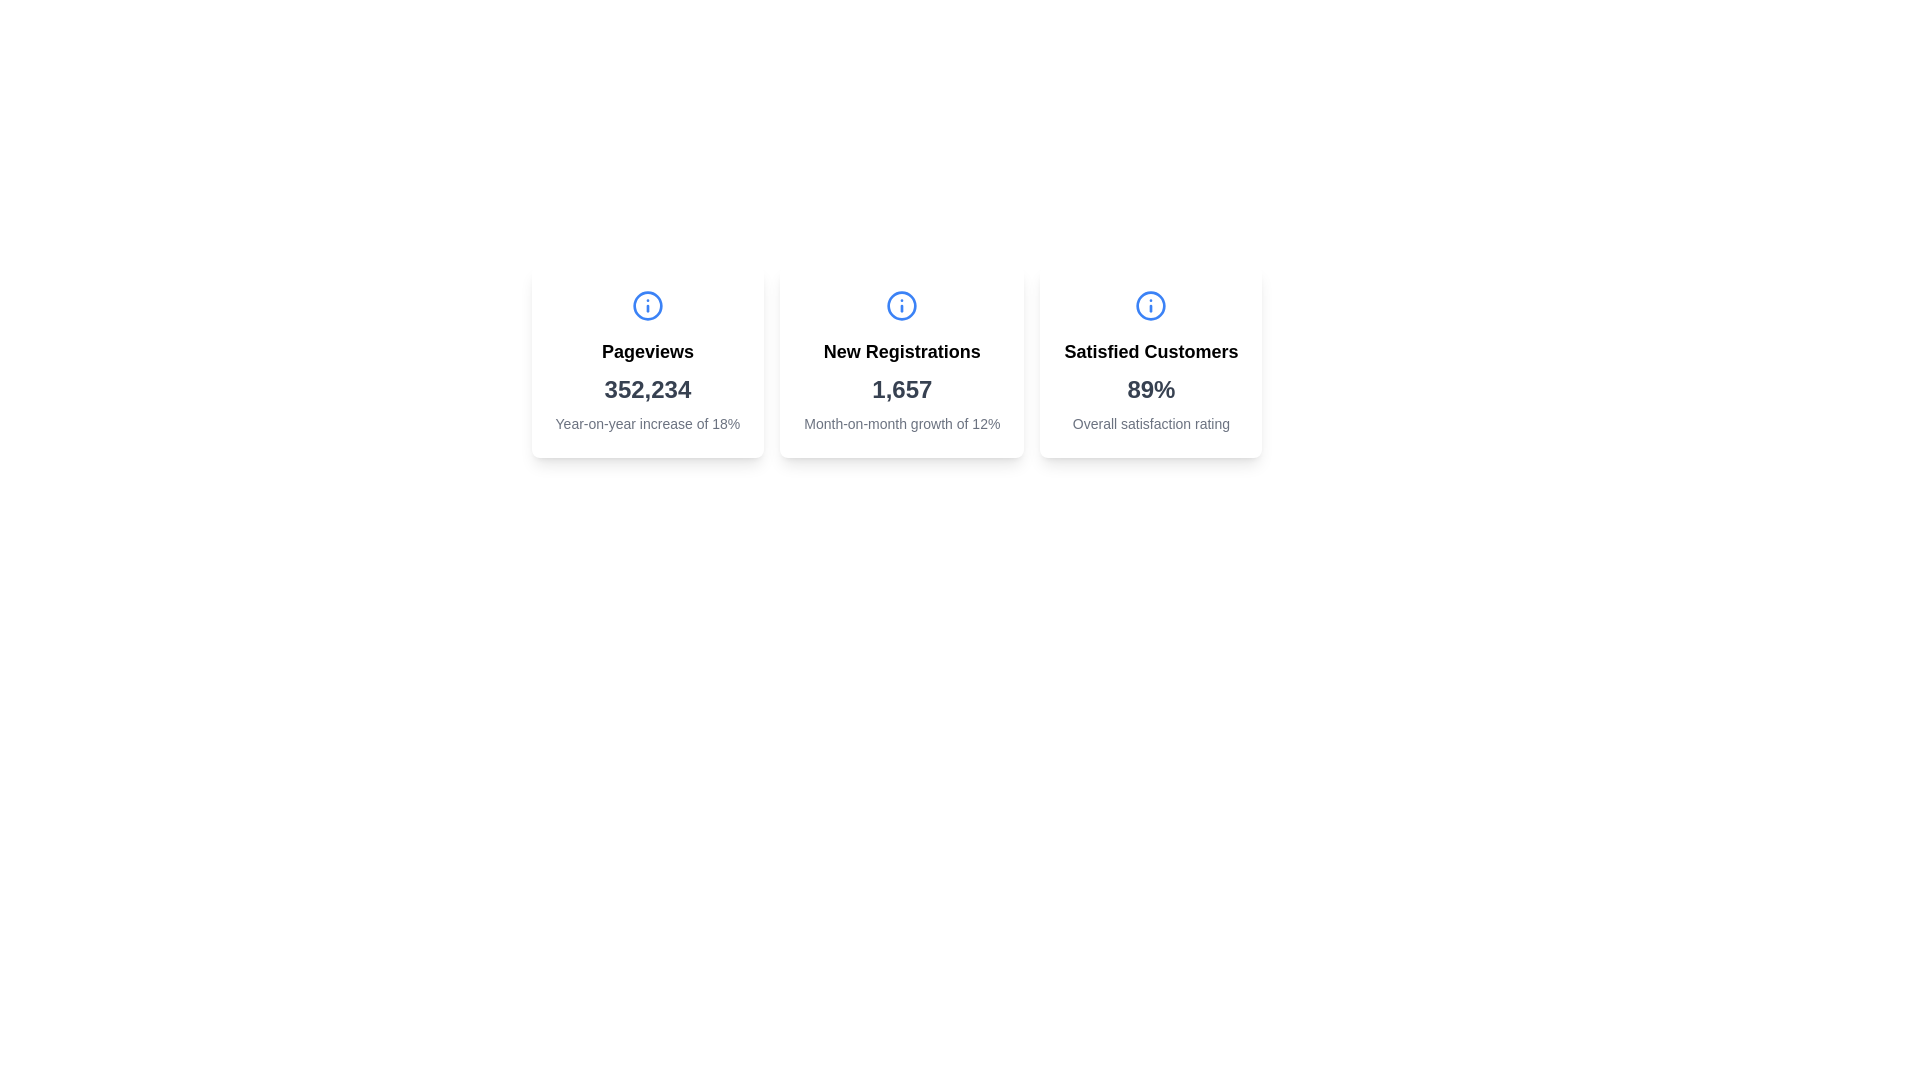  What do you see at coordinates (648, 305) in the screenshot?
I see `the informational icon located in the center-top section of the 'Pageviews' card` at bounding box center [648, 305].